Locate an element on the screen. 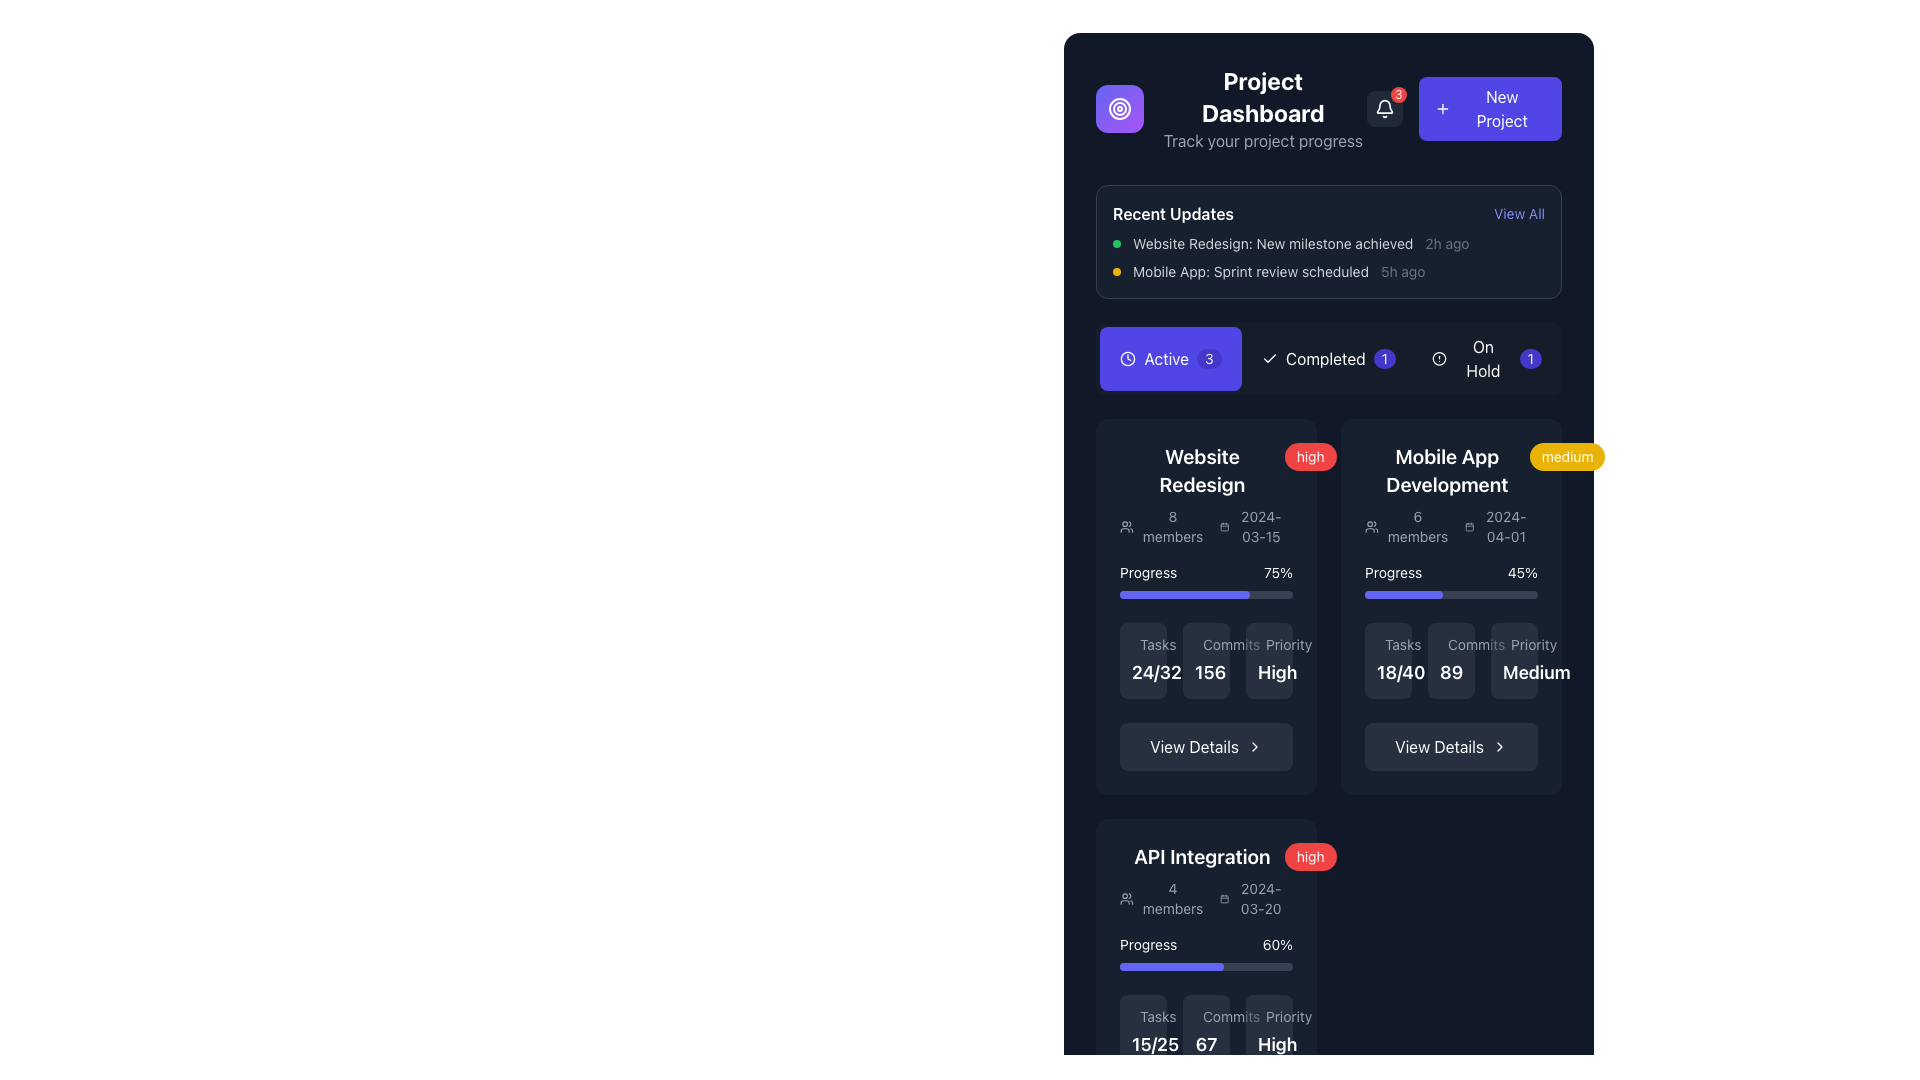  the List Item displaying the update 'Website Redesign: New milestone achieved' is located at coordinates (1329, 242).